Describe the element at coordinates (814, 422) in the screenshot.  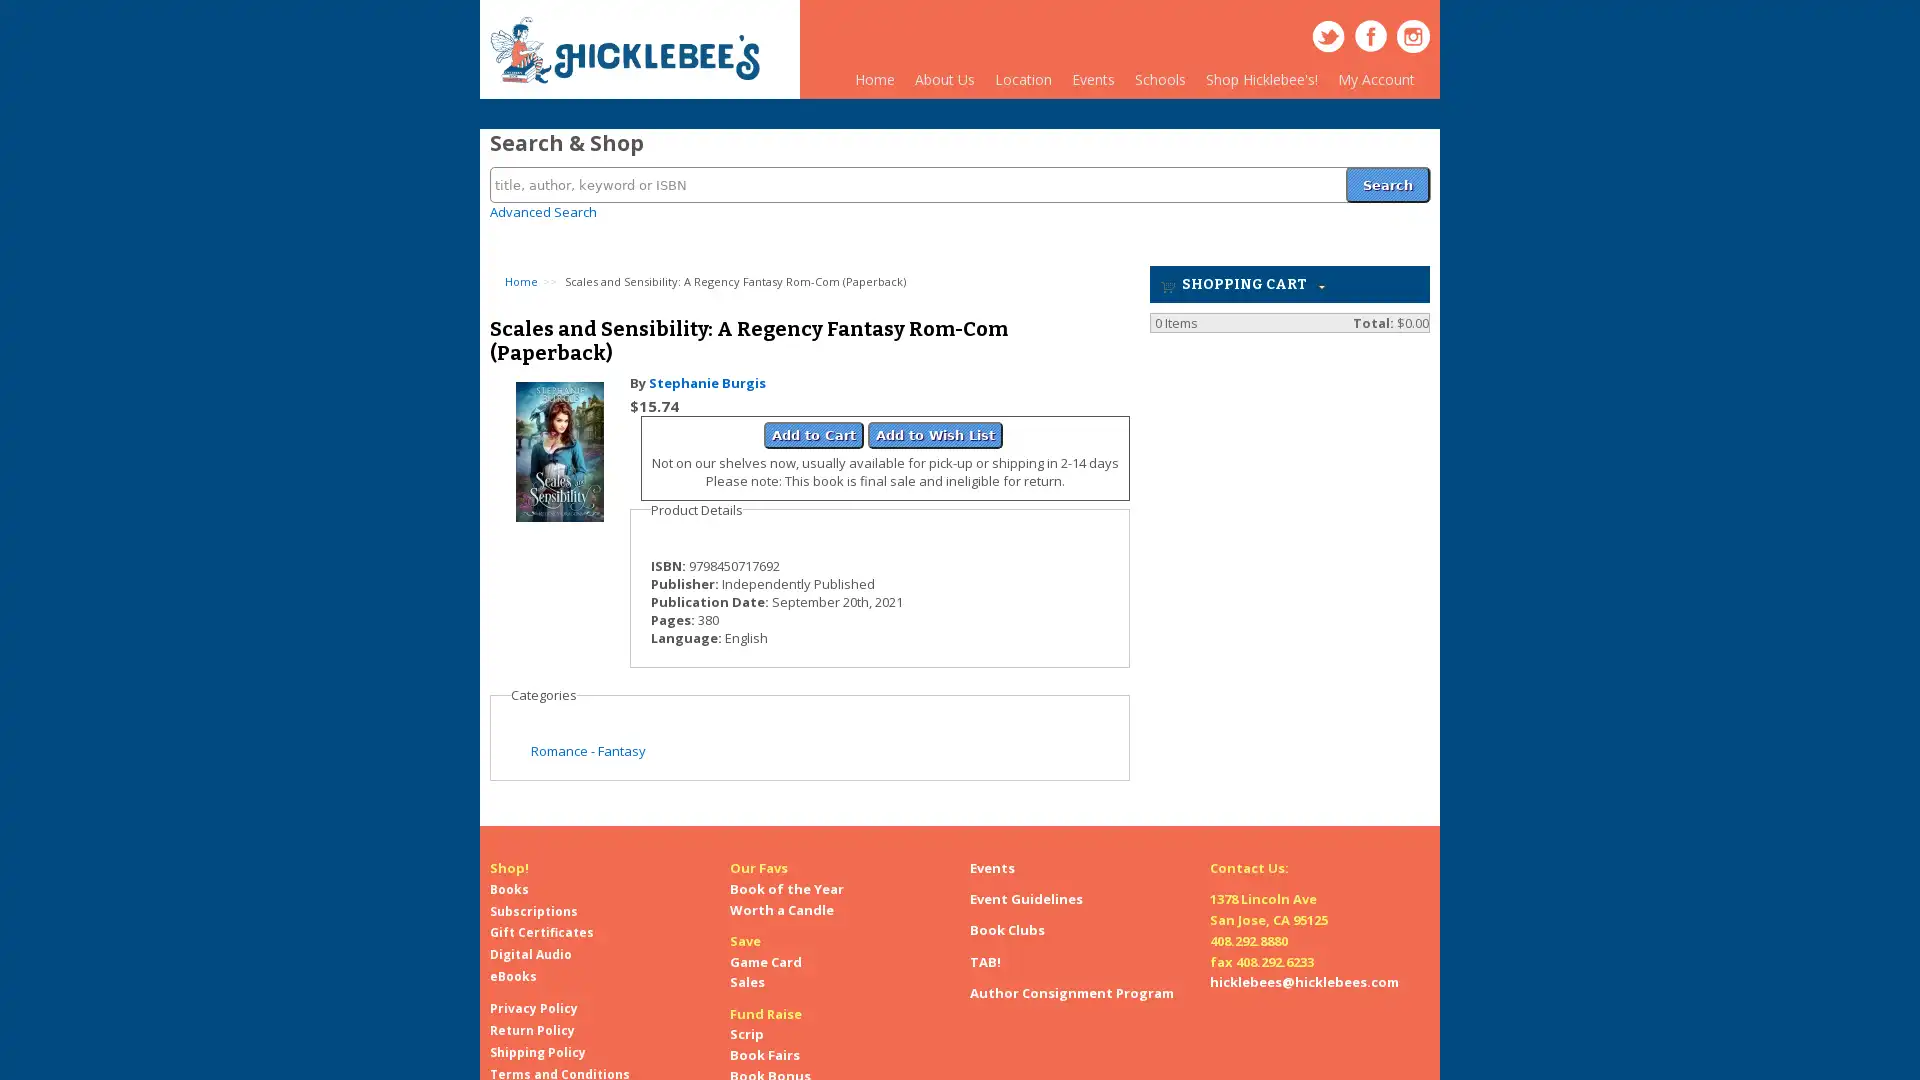
I see `Add to Cart` at that location.